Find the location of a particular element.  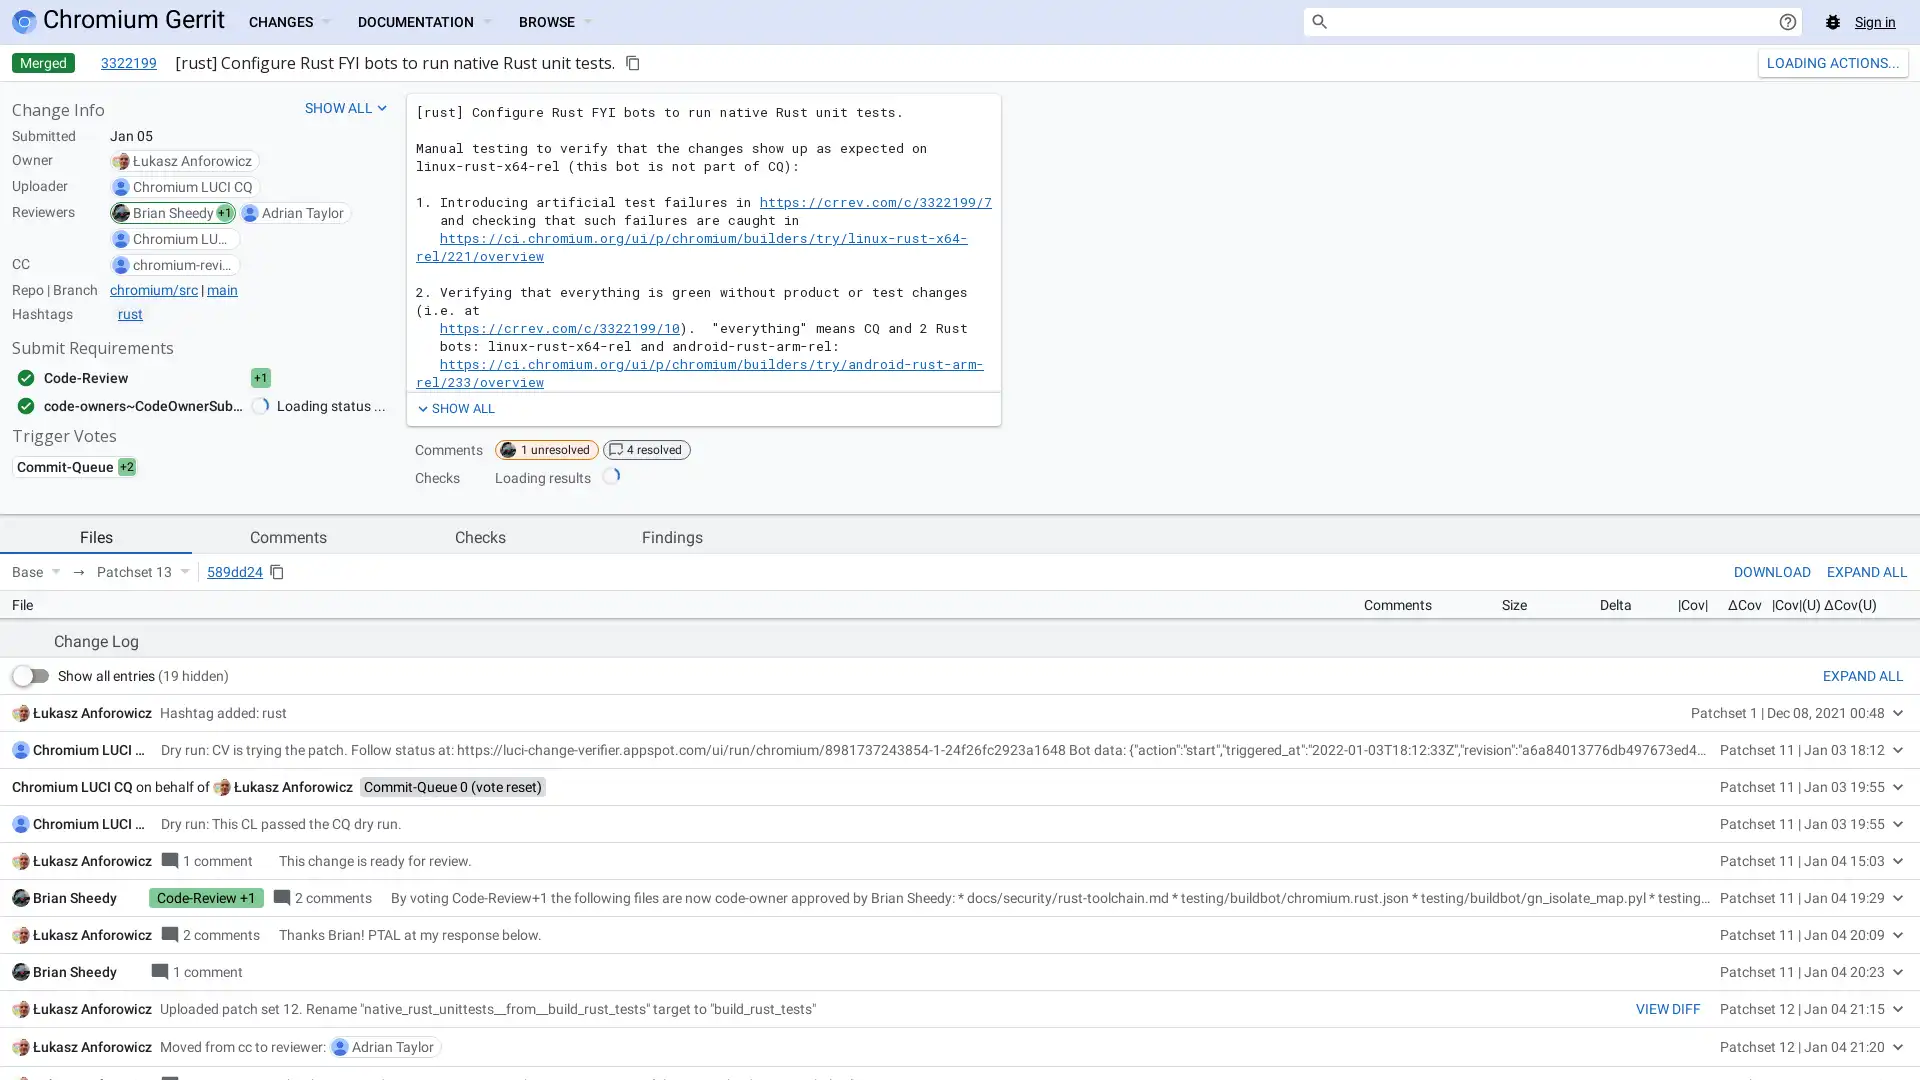

Base is located at coordinates (36, 571).